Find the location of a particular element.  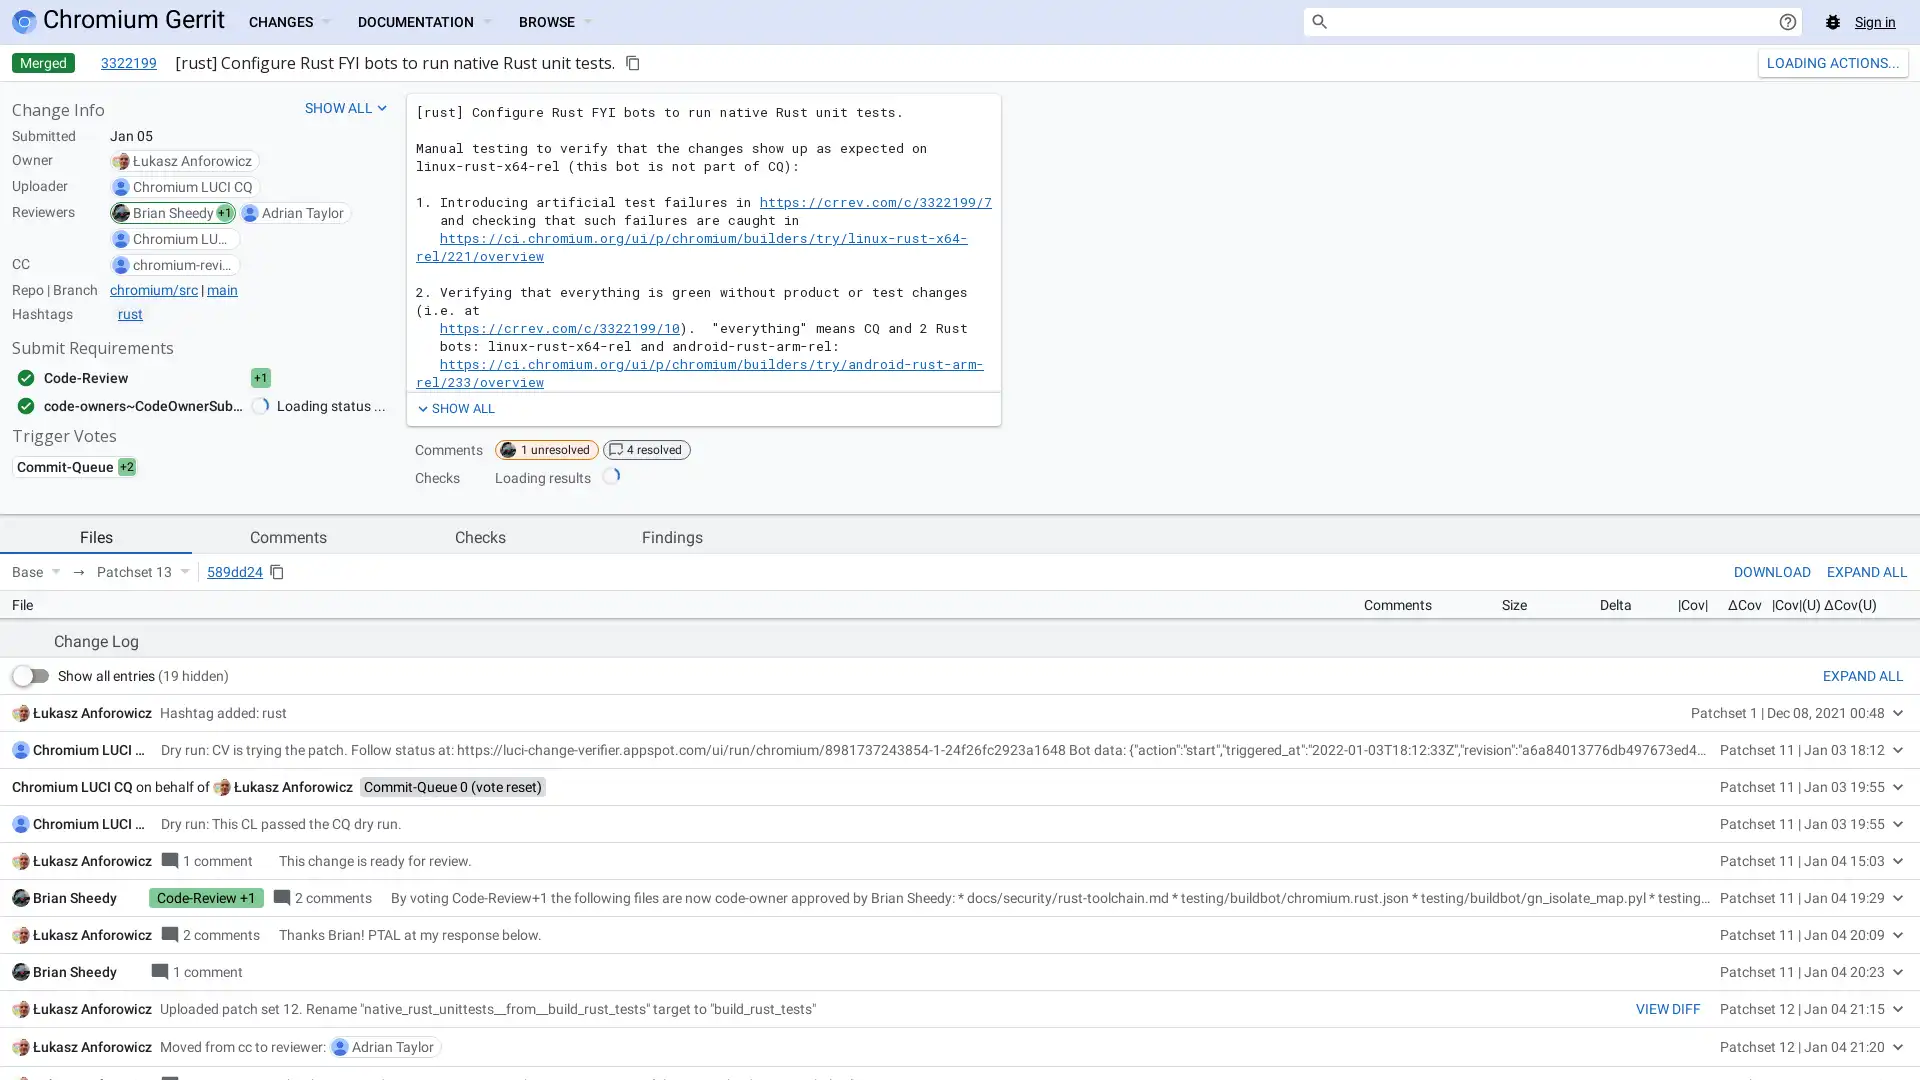

Base is located at coordinates (36, 571).